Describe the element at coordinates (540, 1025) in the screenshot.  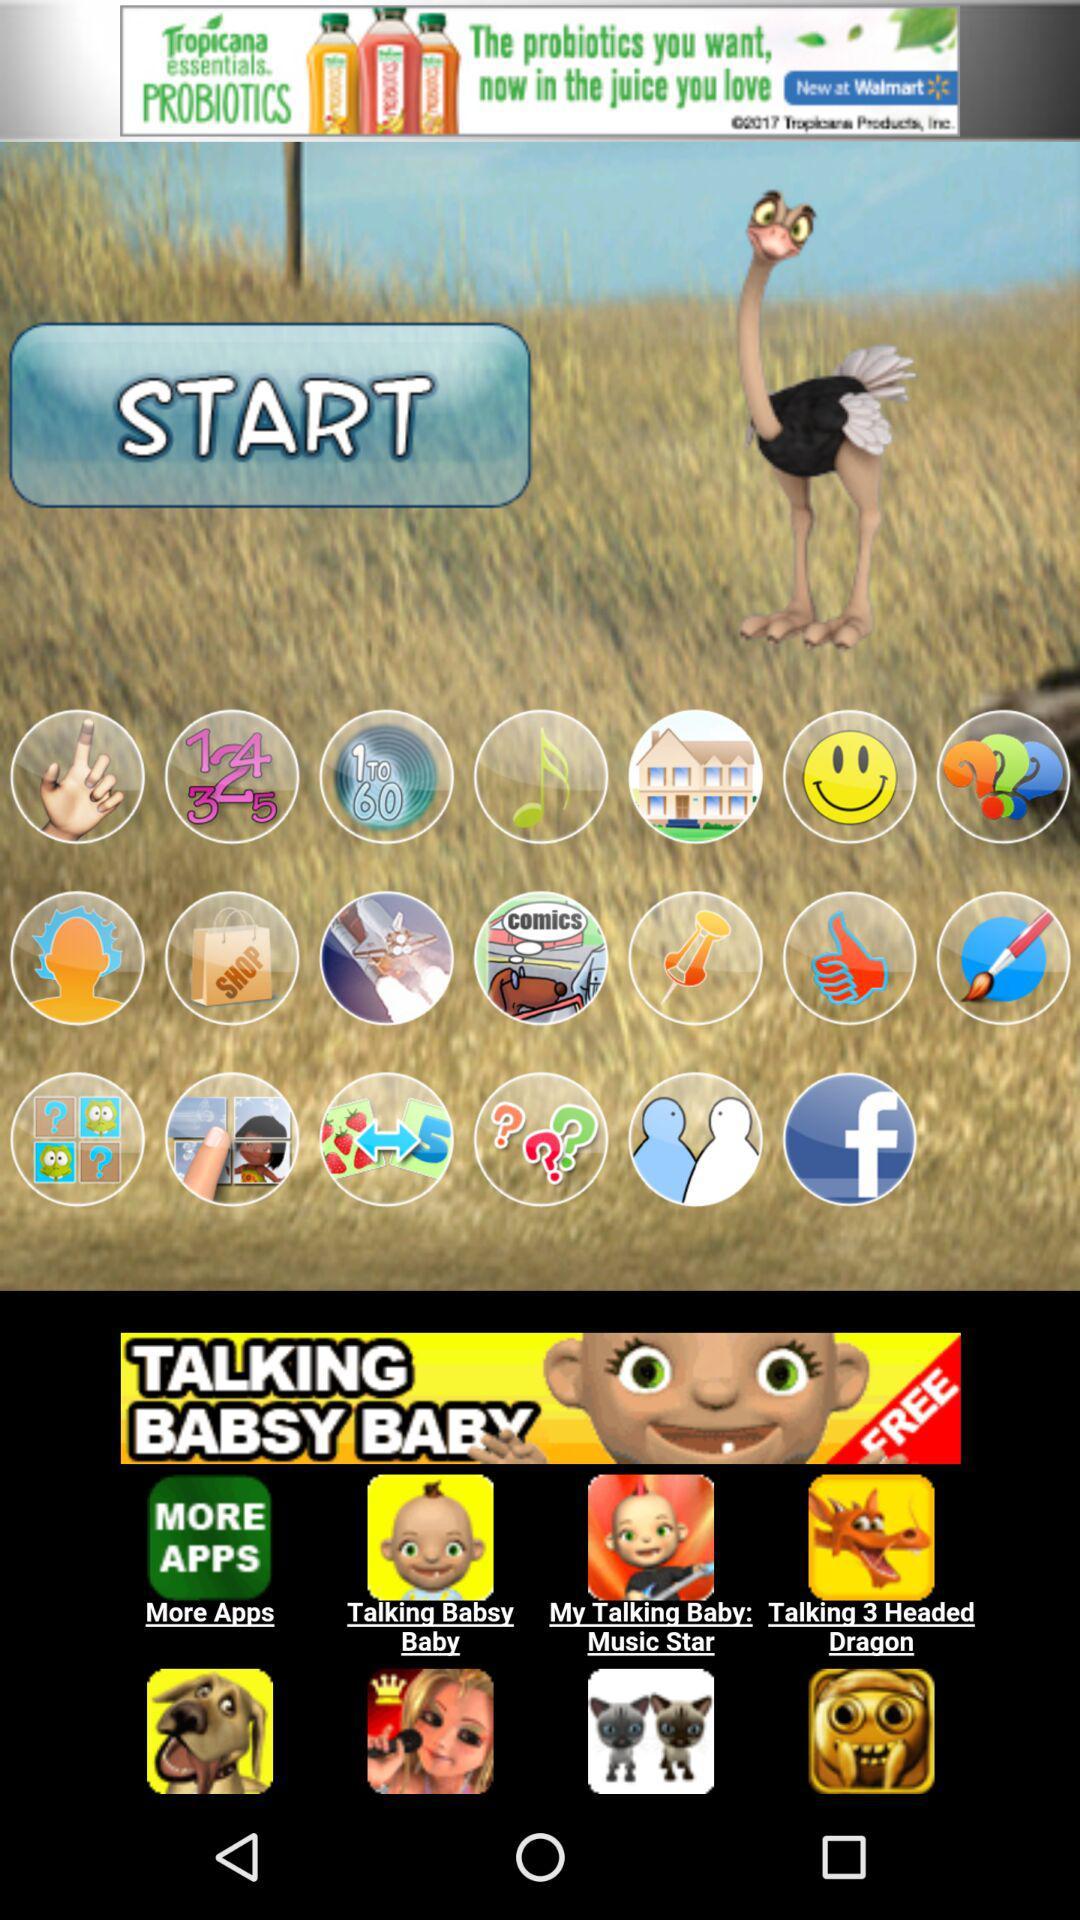
I see `the menu icon` at that location.